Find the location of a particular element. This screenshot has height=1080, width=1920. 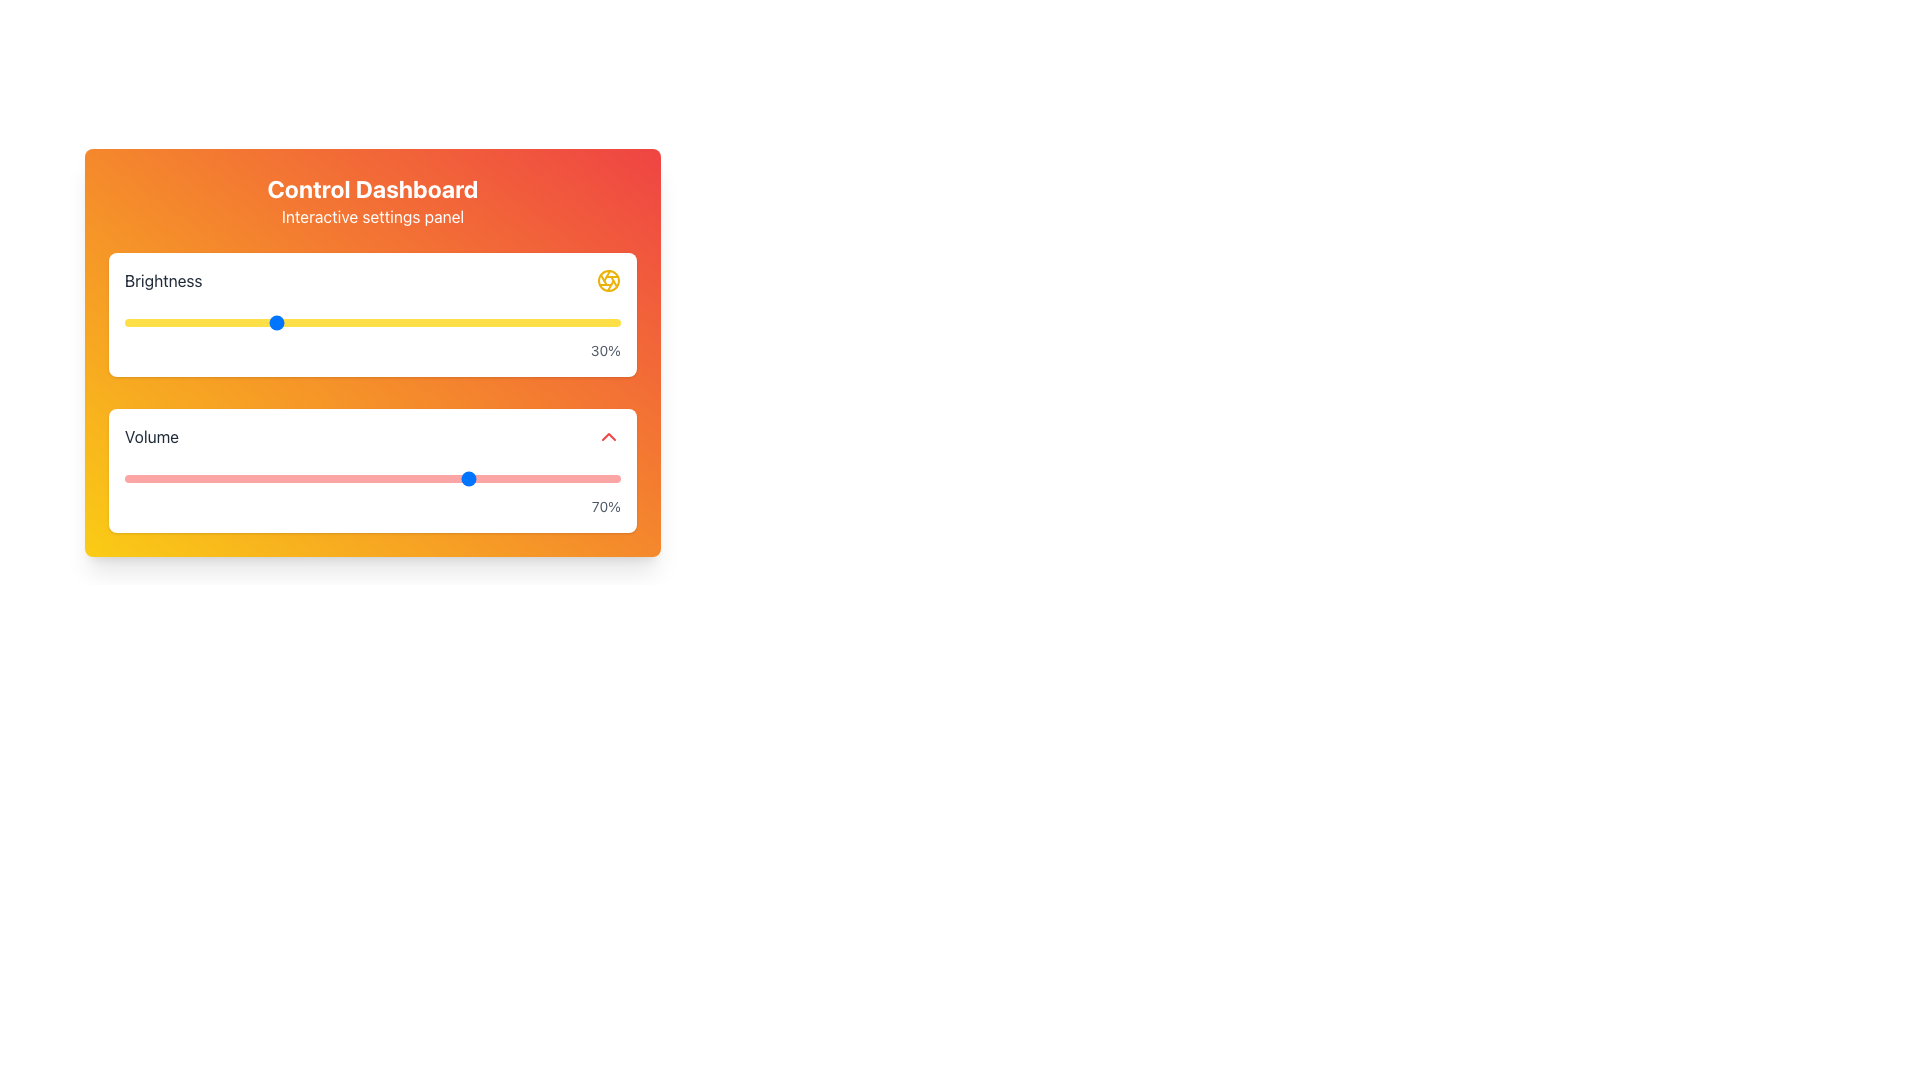

brightness is located at coordinates (214, 322).